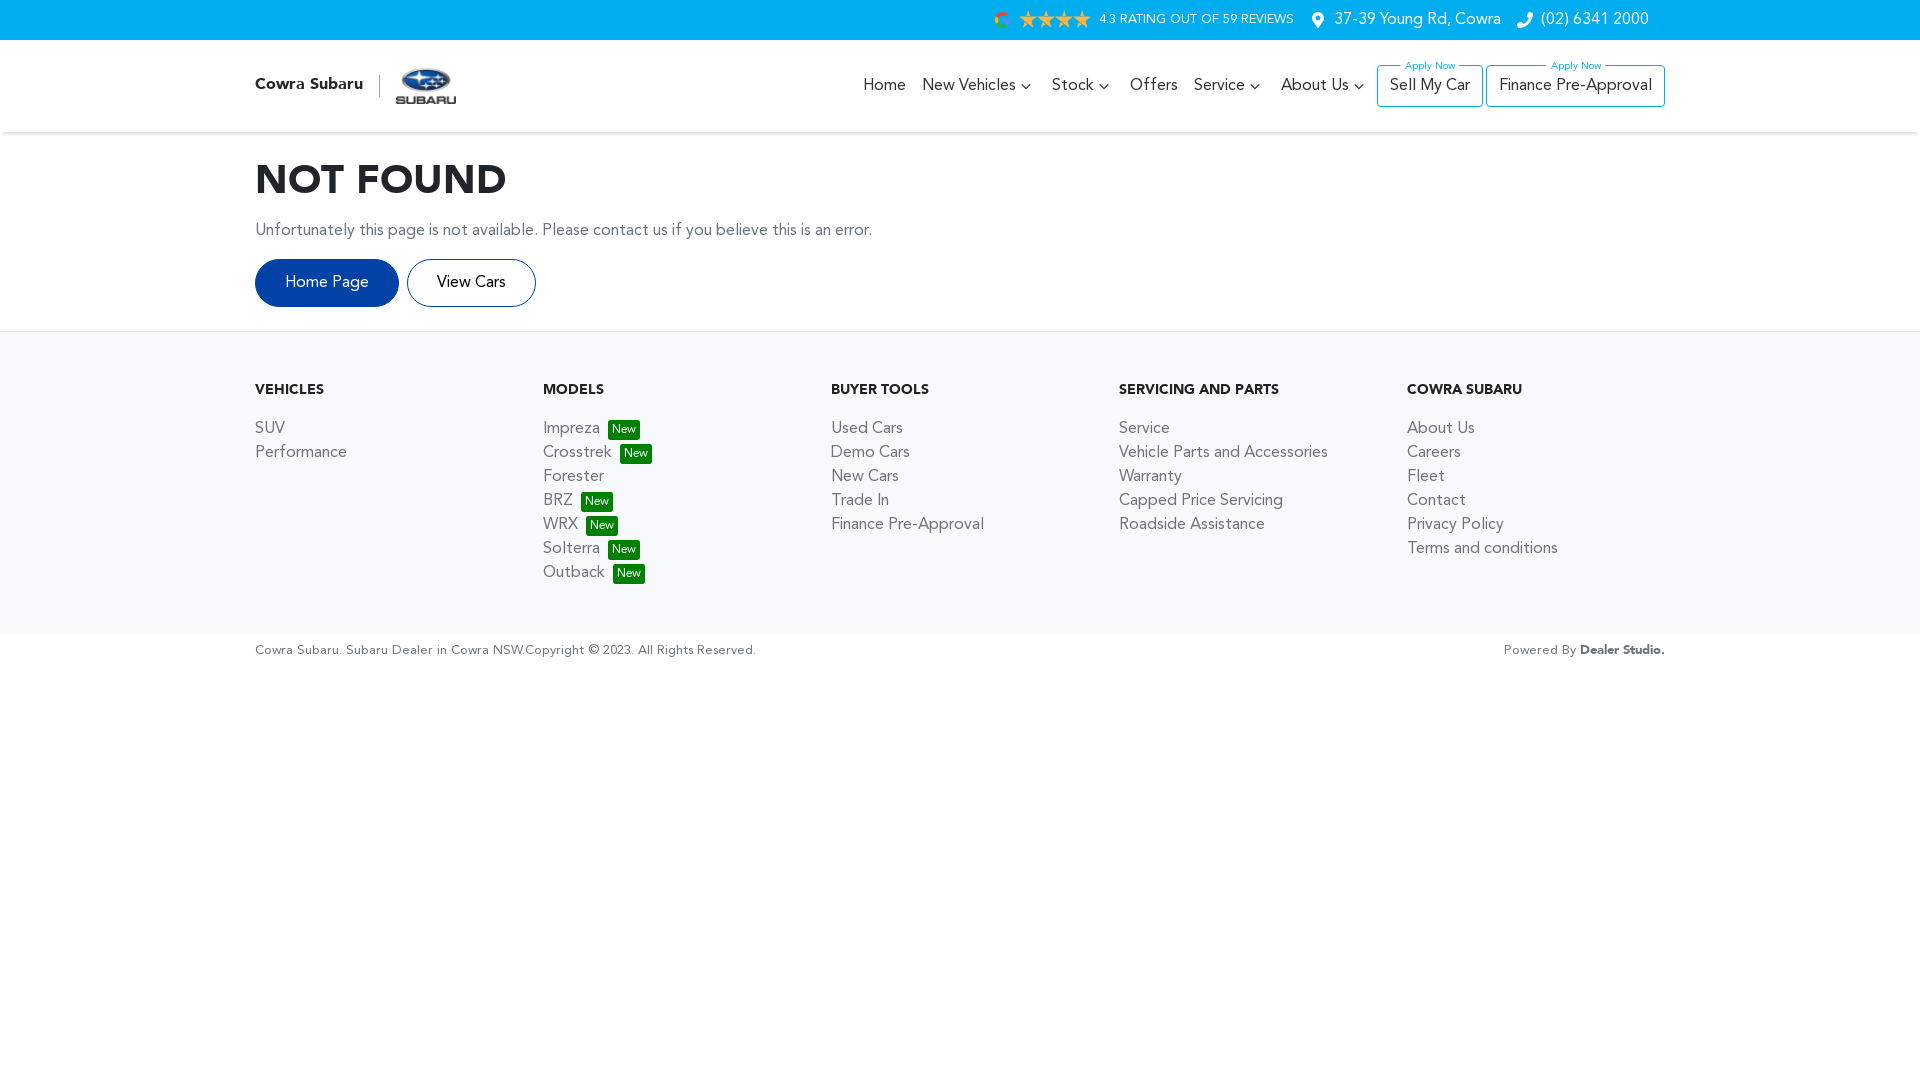  Describe the element at coordinates (1271, 84) in the screenshot. I see `'About Us'` at that location.